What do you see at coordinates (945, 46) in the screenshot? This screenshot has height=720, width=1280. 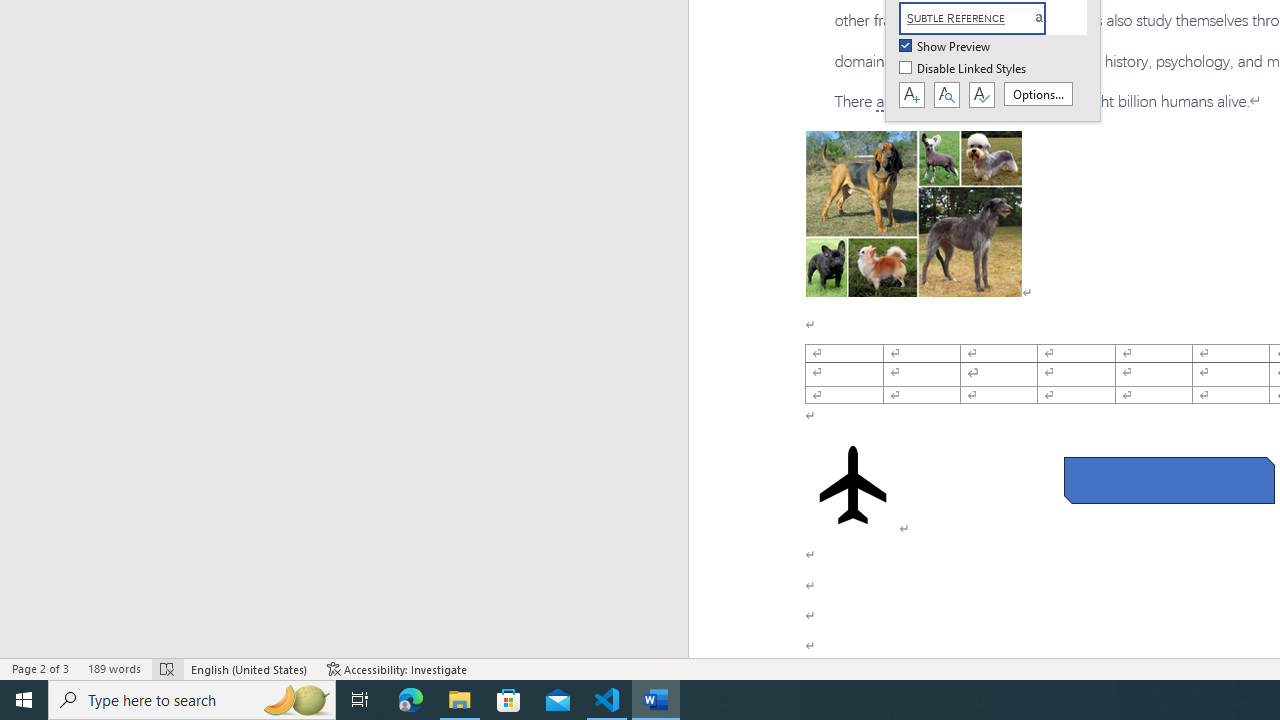 I see `'Show Preview'` at bounding box center [945, 46].